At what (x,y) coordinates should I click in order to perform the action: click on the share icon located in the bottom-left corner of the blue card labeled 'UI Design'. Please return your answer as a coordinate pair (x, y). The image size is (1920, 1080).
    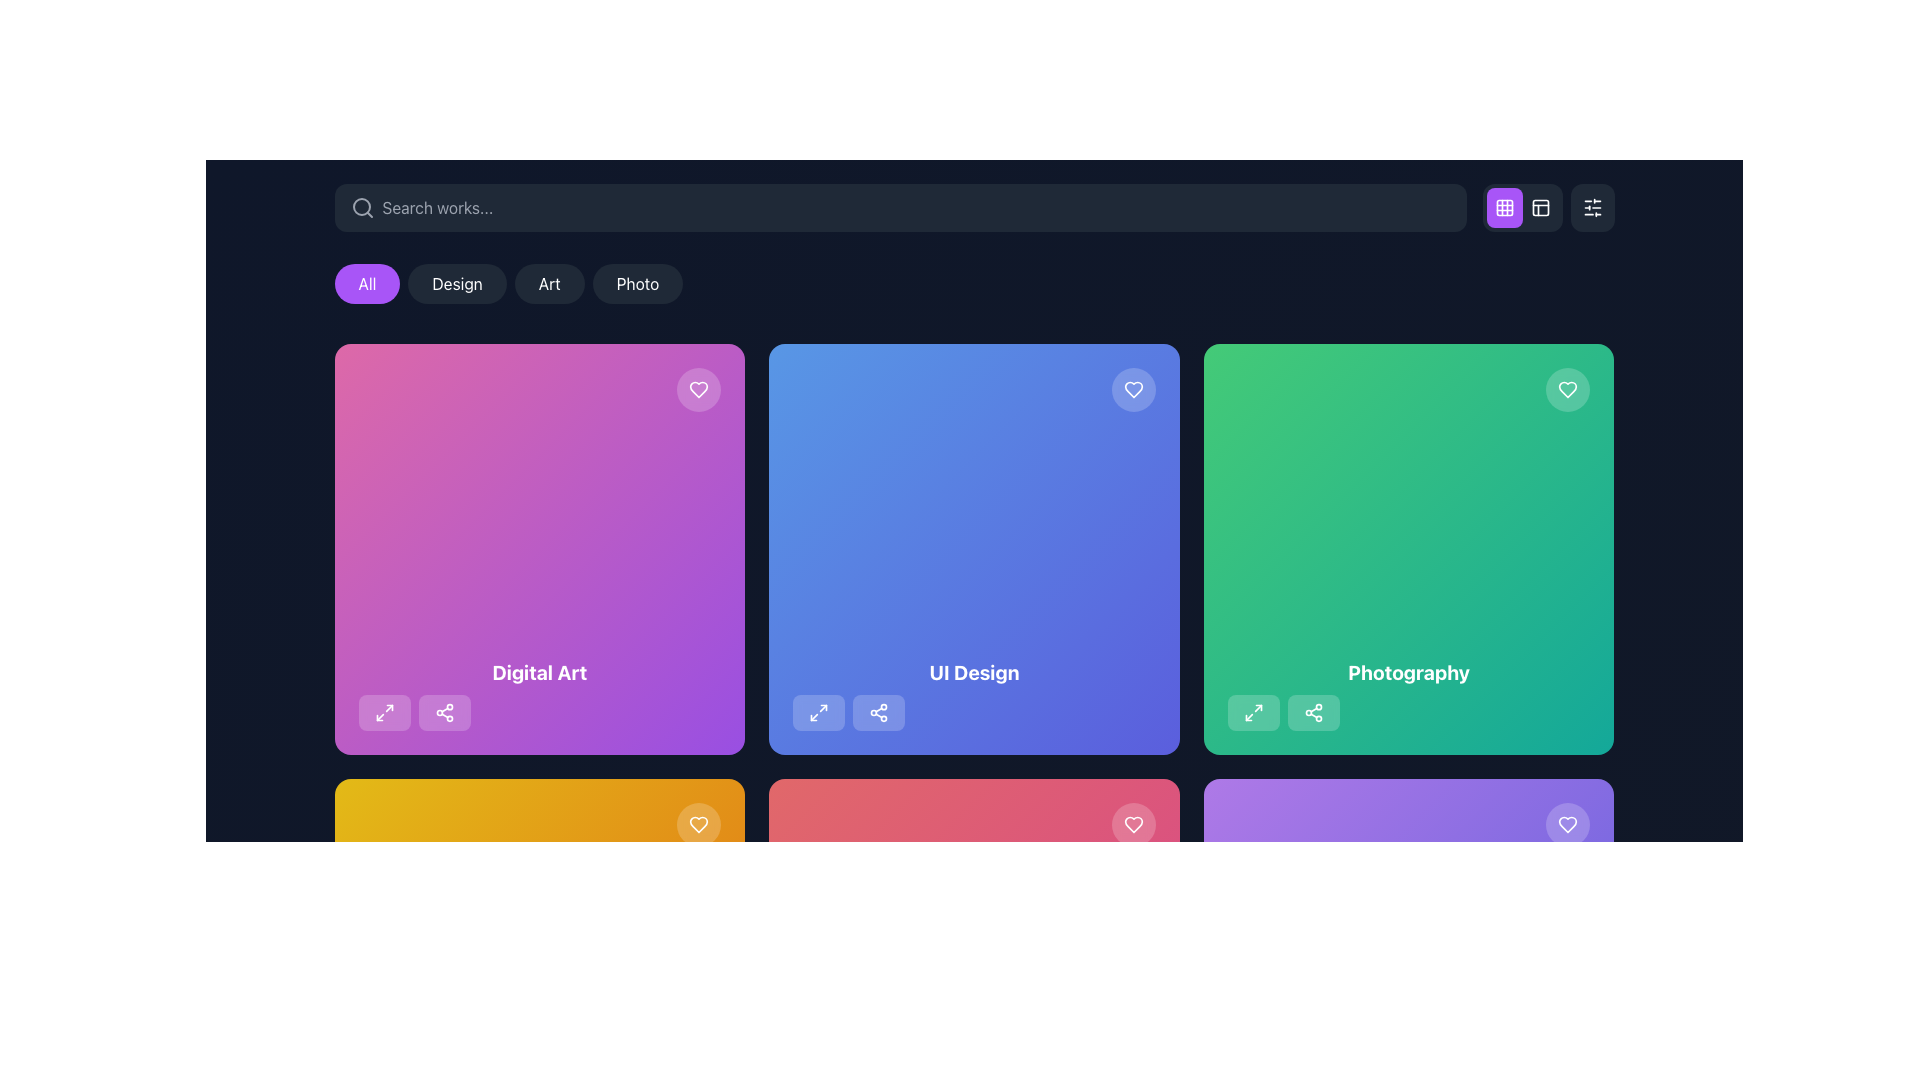
    Looking at the image, I should click on (879, 711).